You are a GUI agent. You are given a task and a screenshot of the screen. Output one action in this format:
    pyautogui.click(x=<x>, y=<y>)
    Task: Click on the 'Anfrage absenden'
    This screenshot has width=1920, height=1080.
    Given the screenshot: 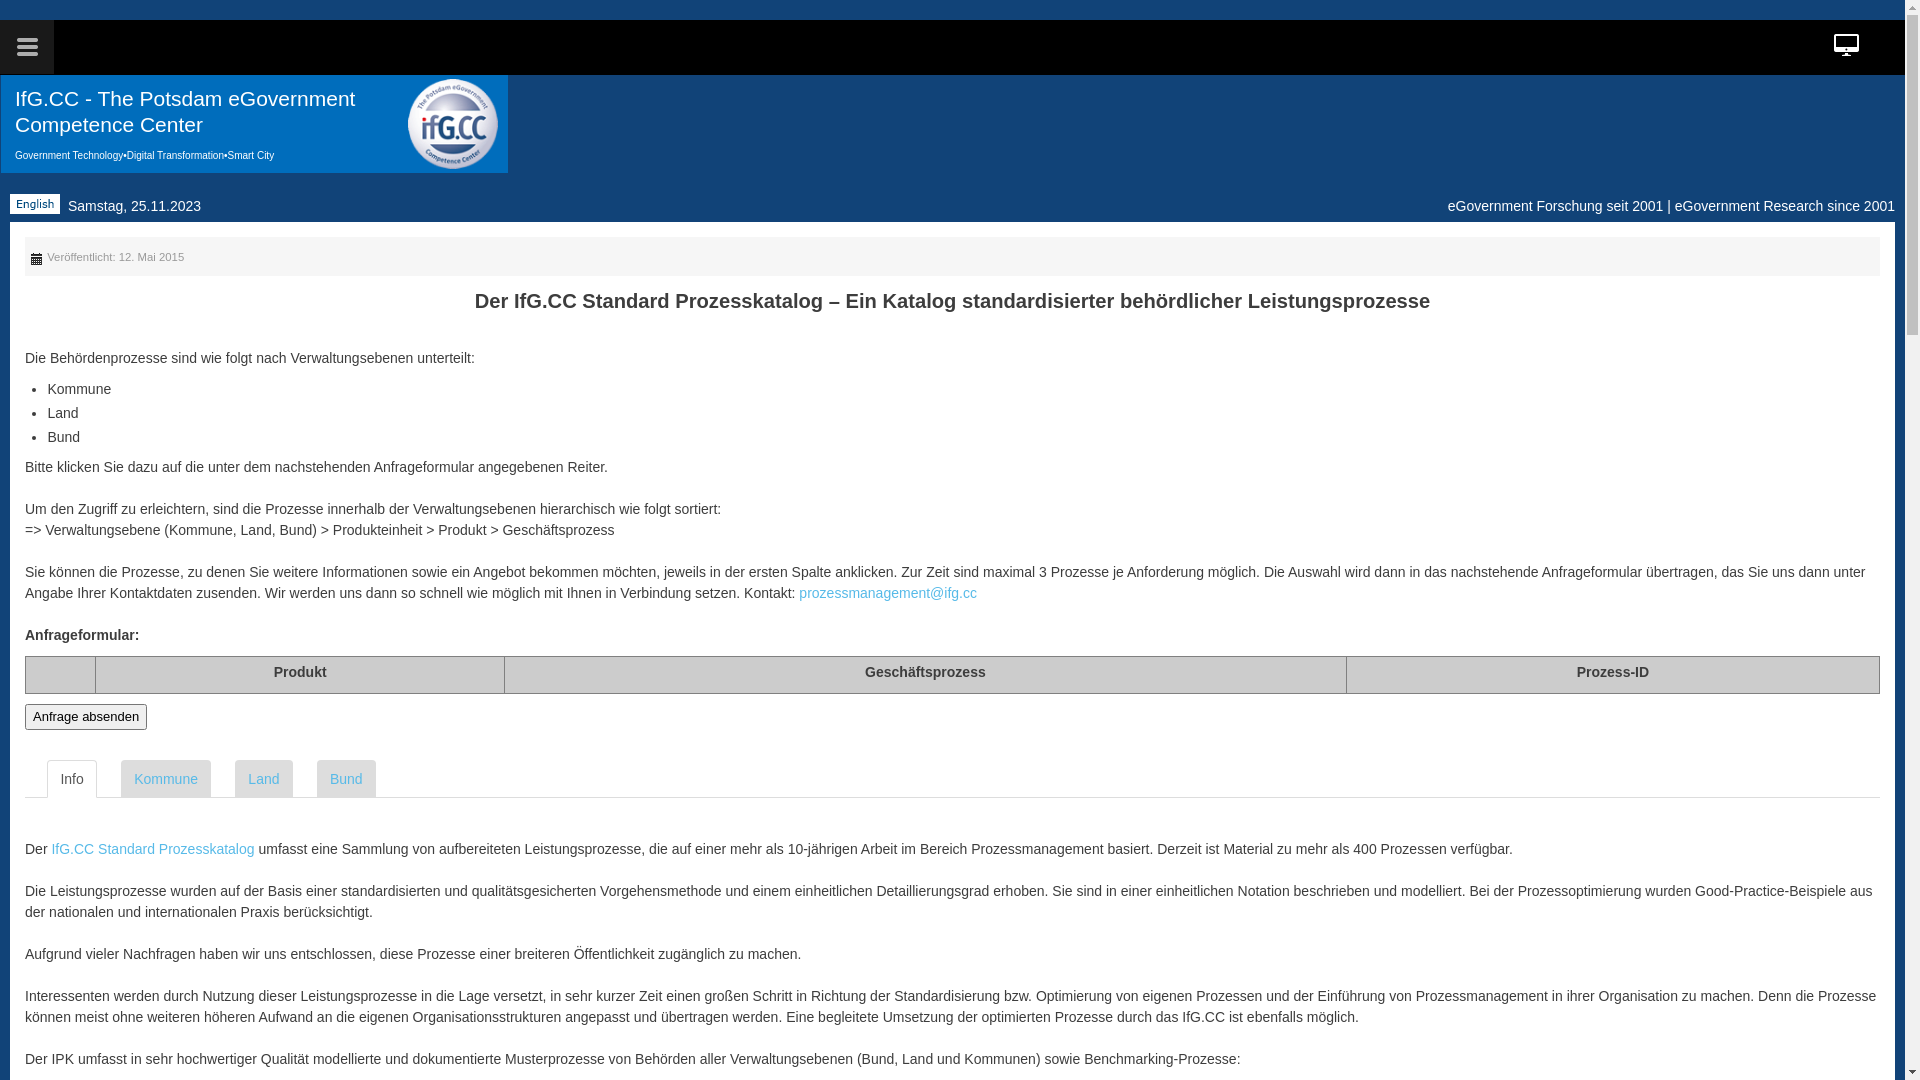 What is the action you would take?
    pyautogui.click(x=85, y=716)
    